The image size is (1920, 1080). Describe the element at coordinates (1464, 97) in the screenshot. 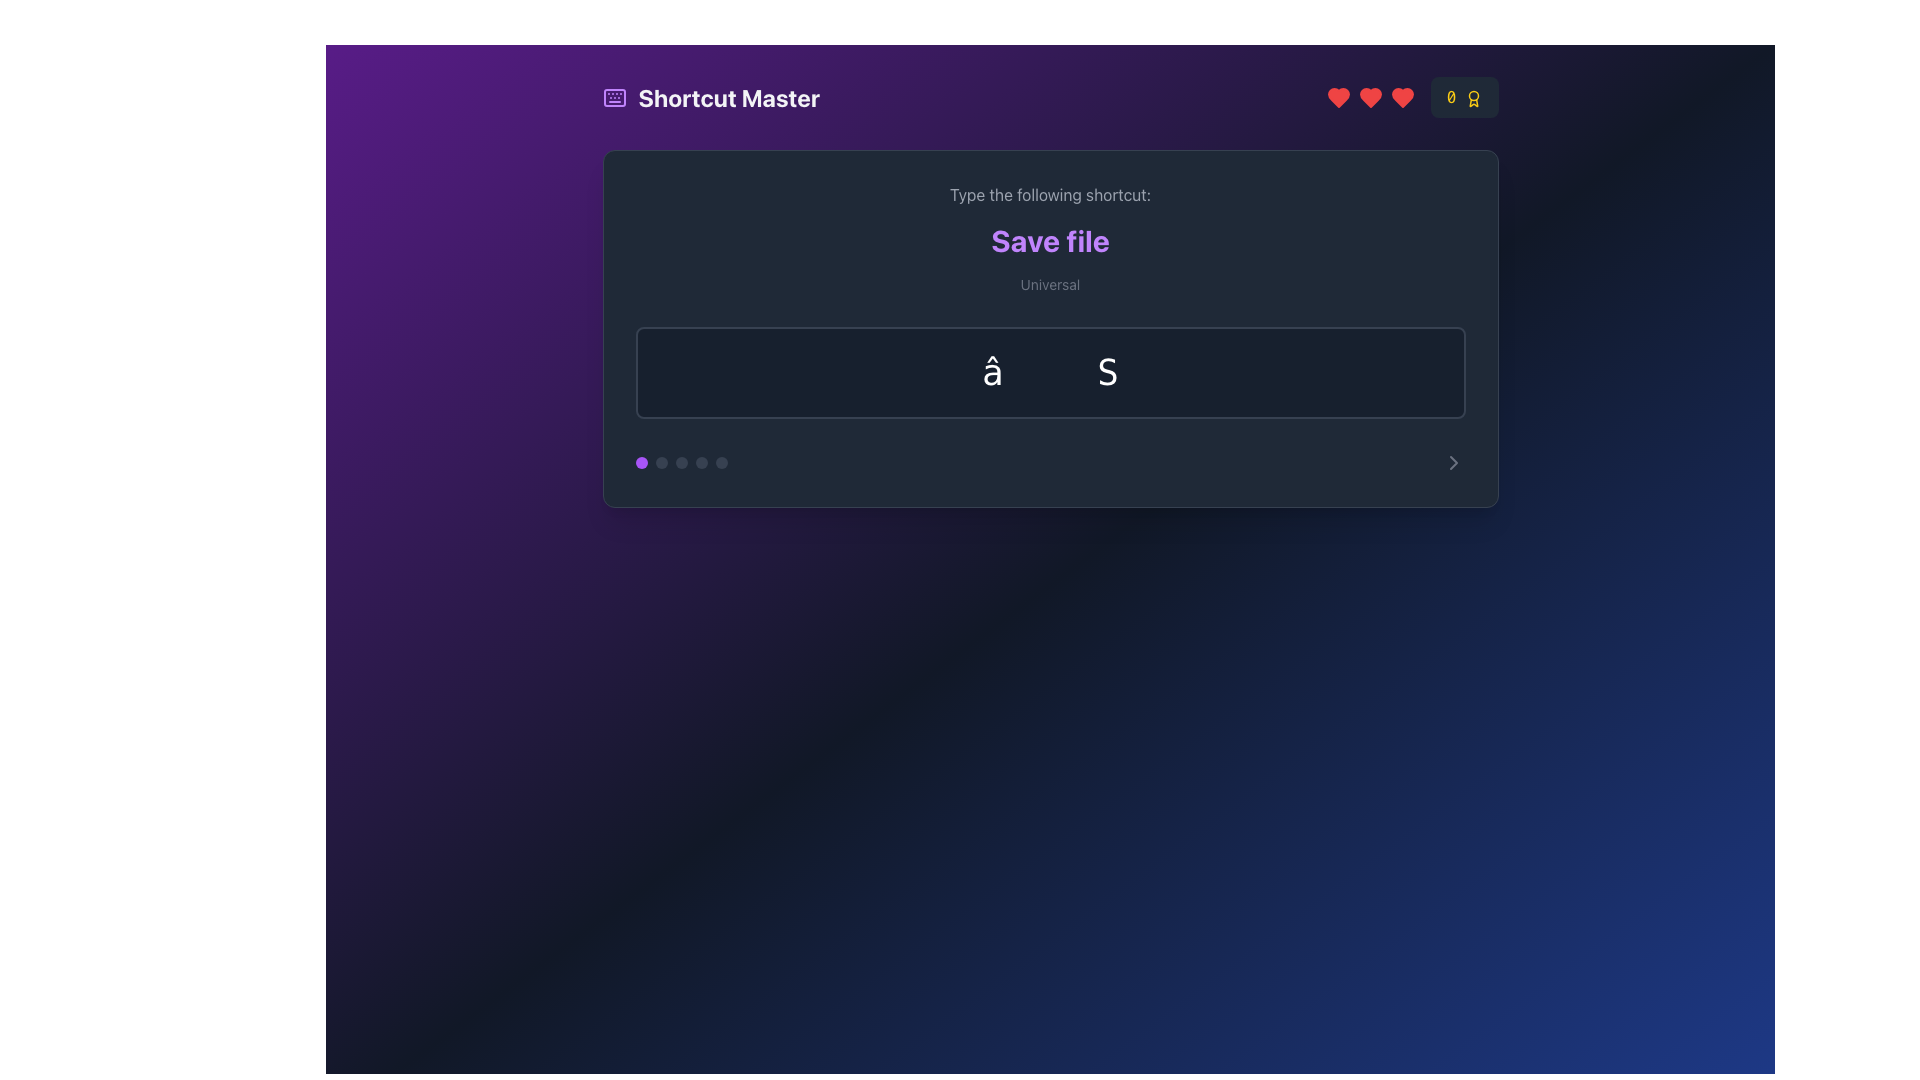

I see `the score or reward metric displayed in the top-right corner of the interface, which includes a number and an award icon` at that location.